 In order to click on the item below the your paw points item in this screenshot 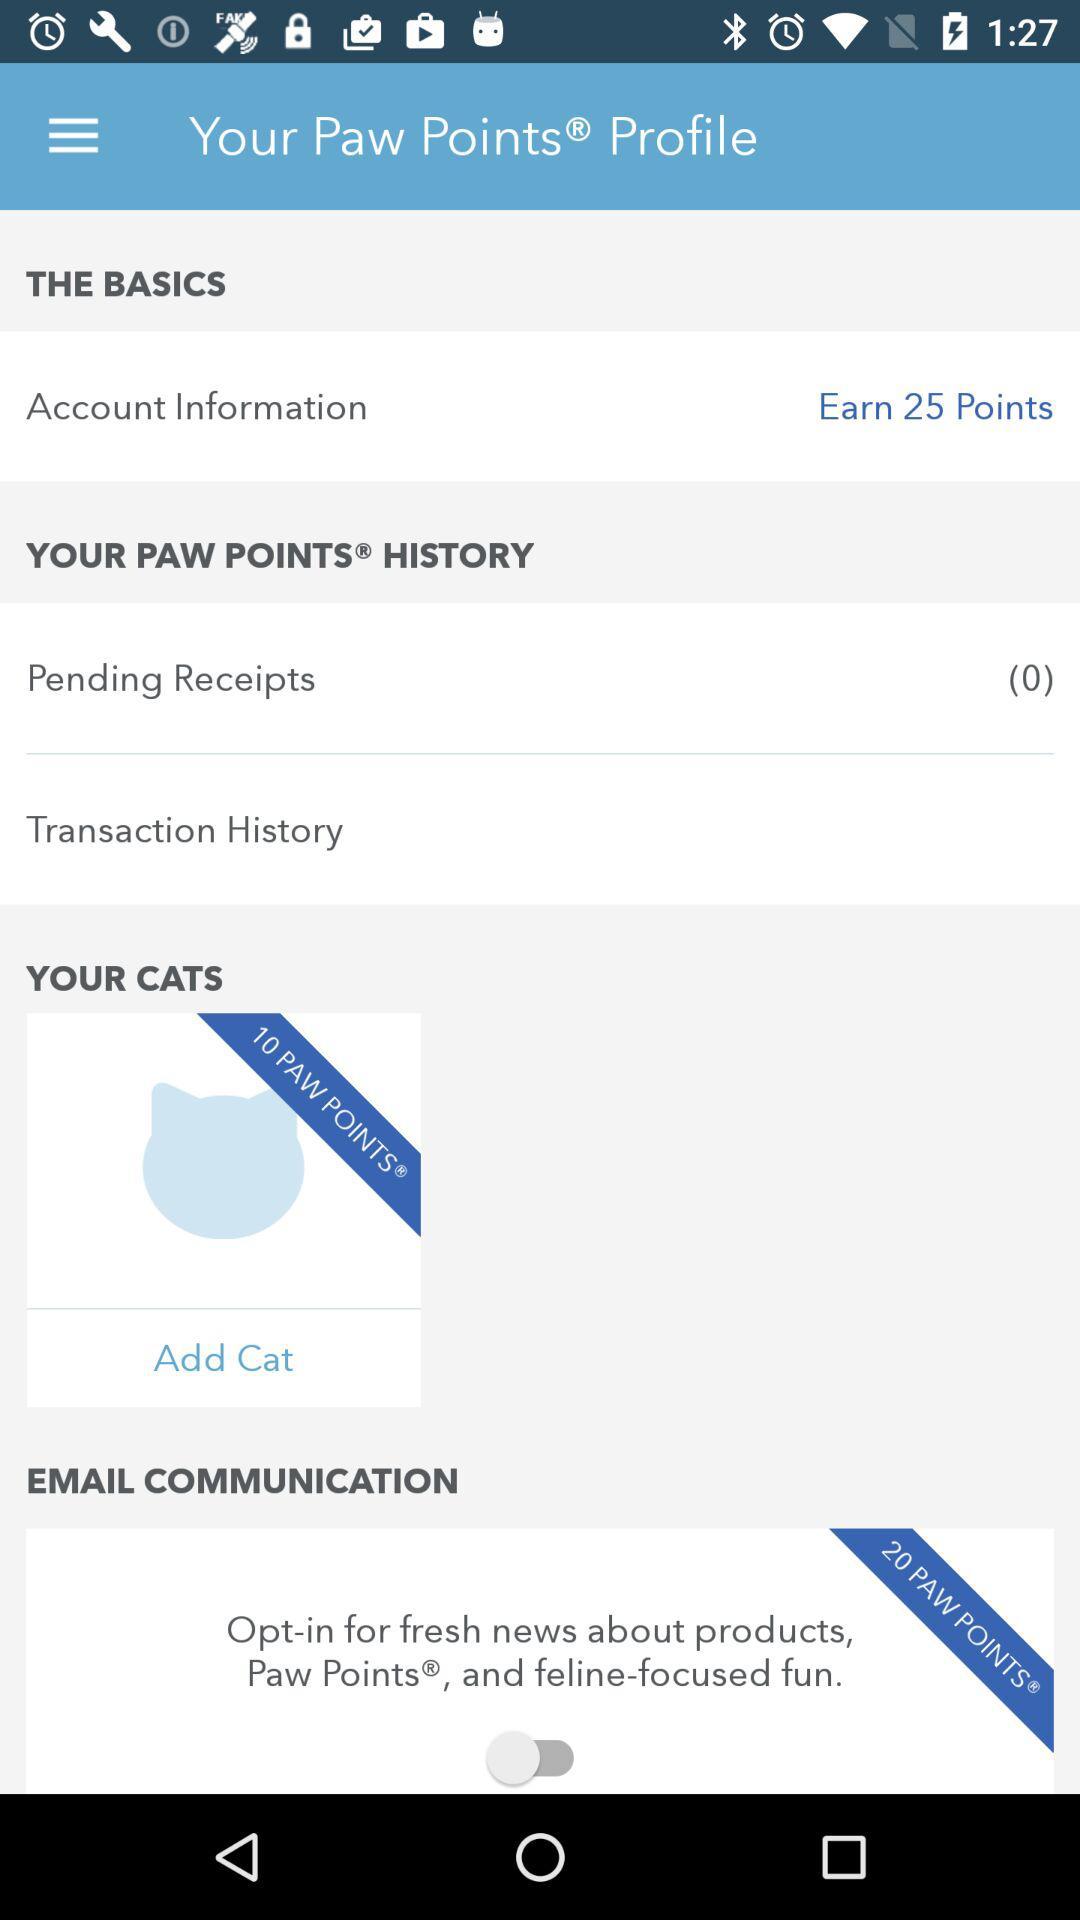, I will do `click(540, 677)`.